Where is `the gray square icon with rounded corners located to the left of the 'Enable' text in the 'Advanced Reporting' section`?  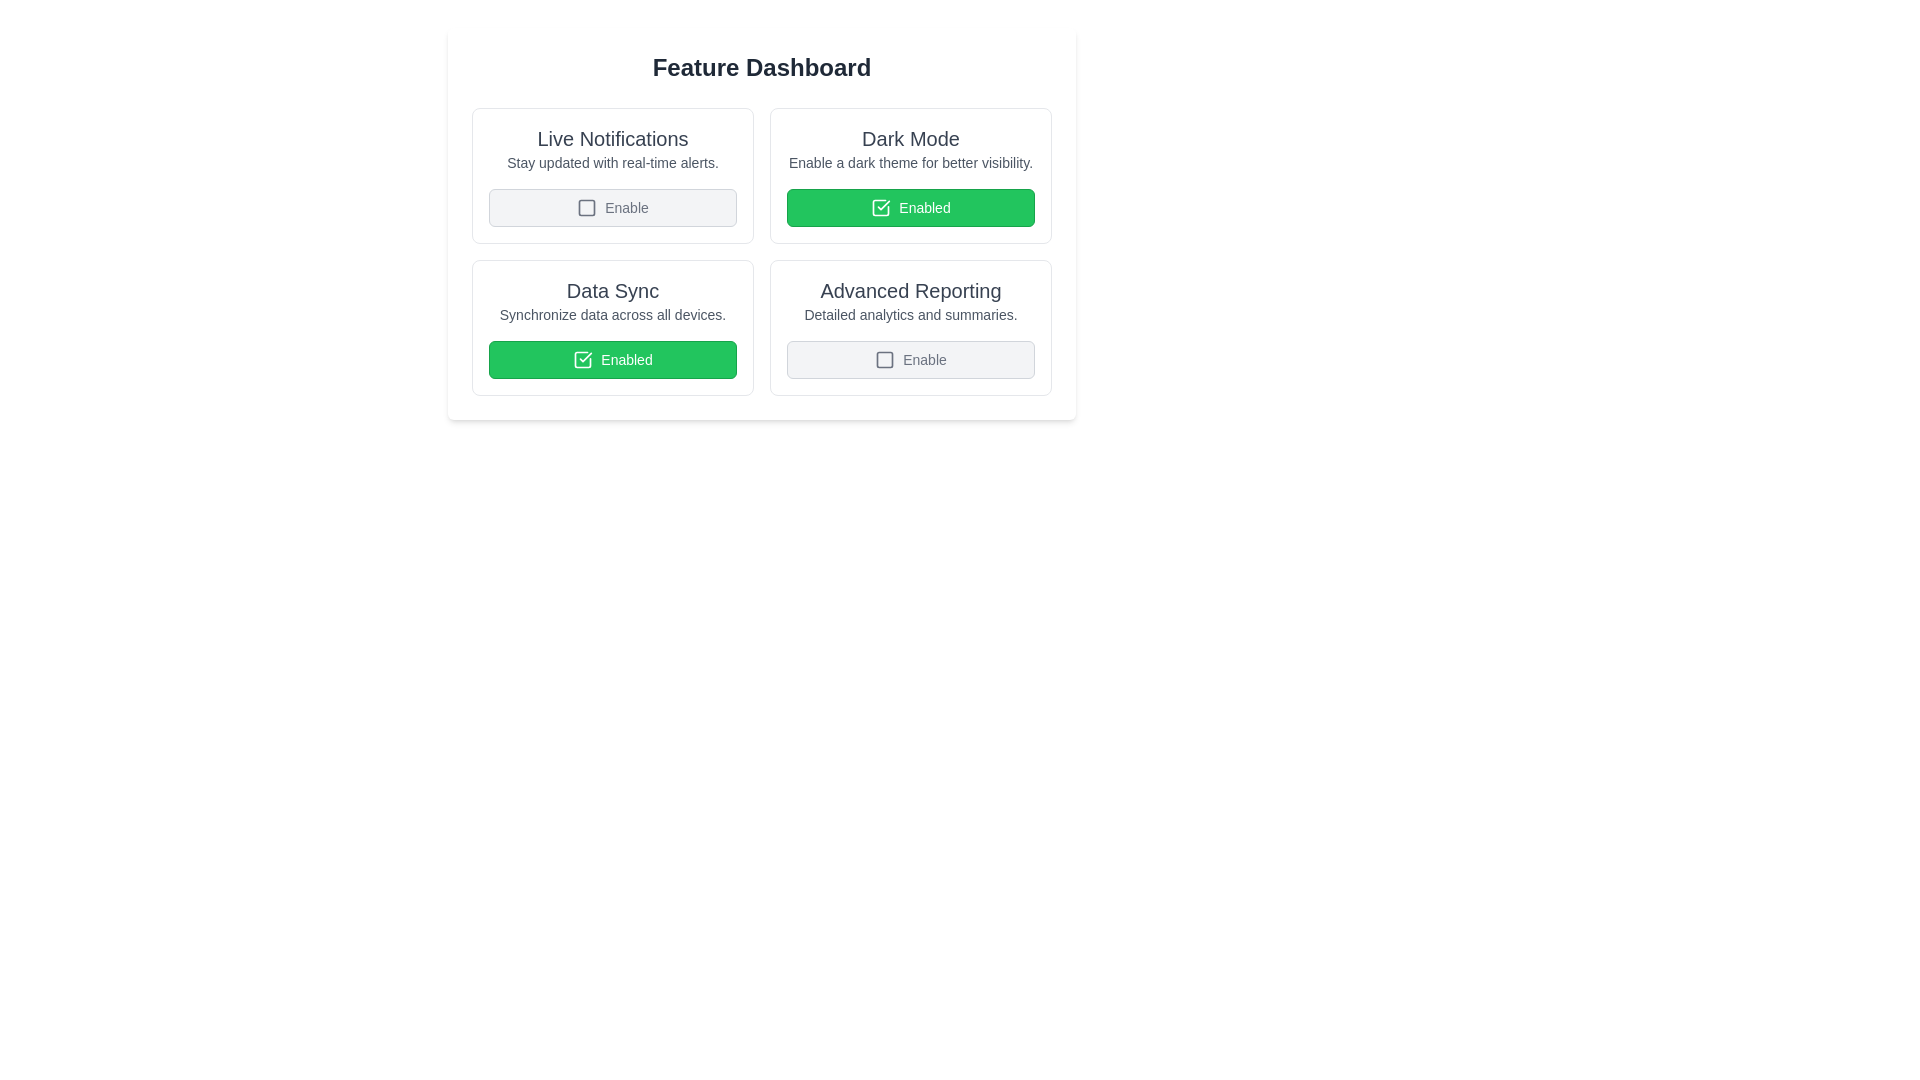 the gray square icon with rounded corners located to the left of the 'Enable' text in the 'Advanced Reporting' section is located at coordinates (883, 358).